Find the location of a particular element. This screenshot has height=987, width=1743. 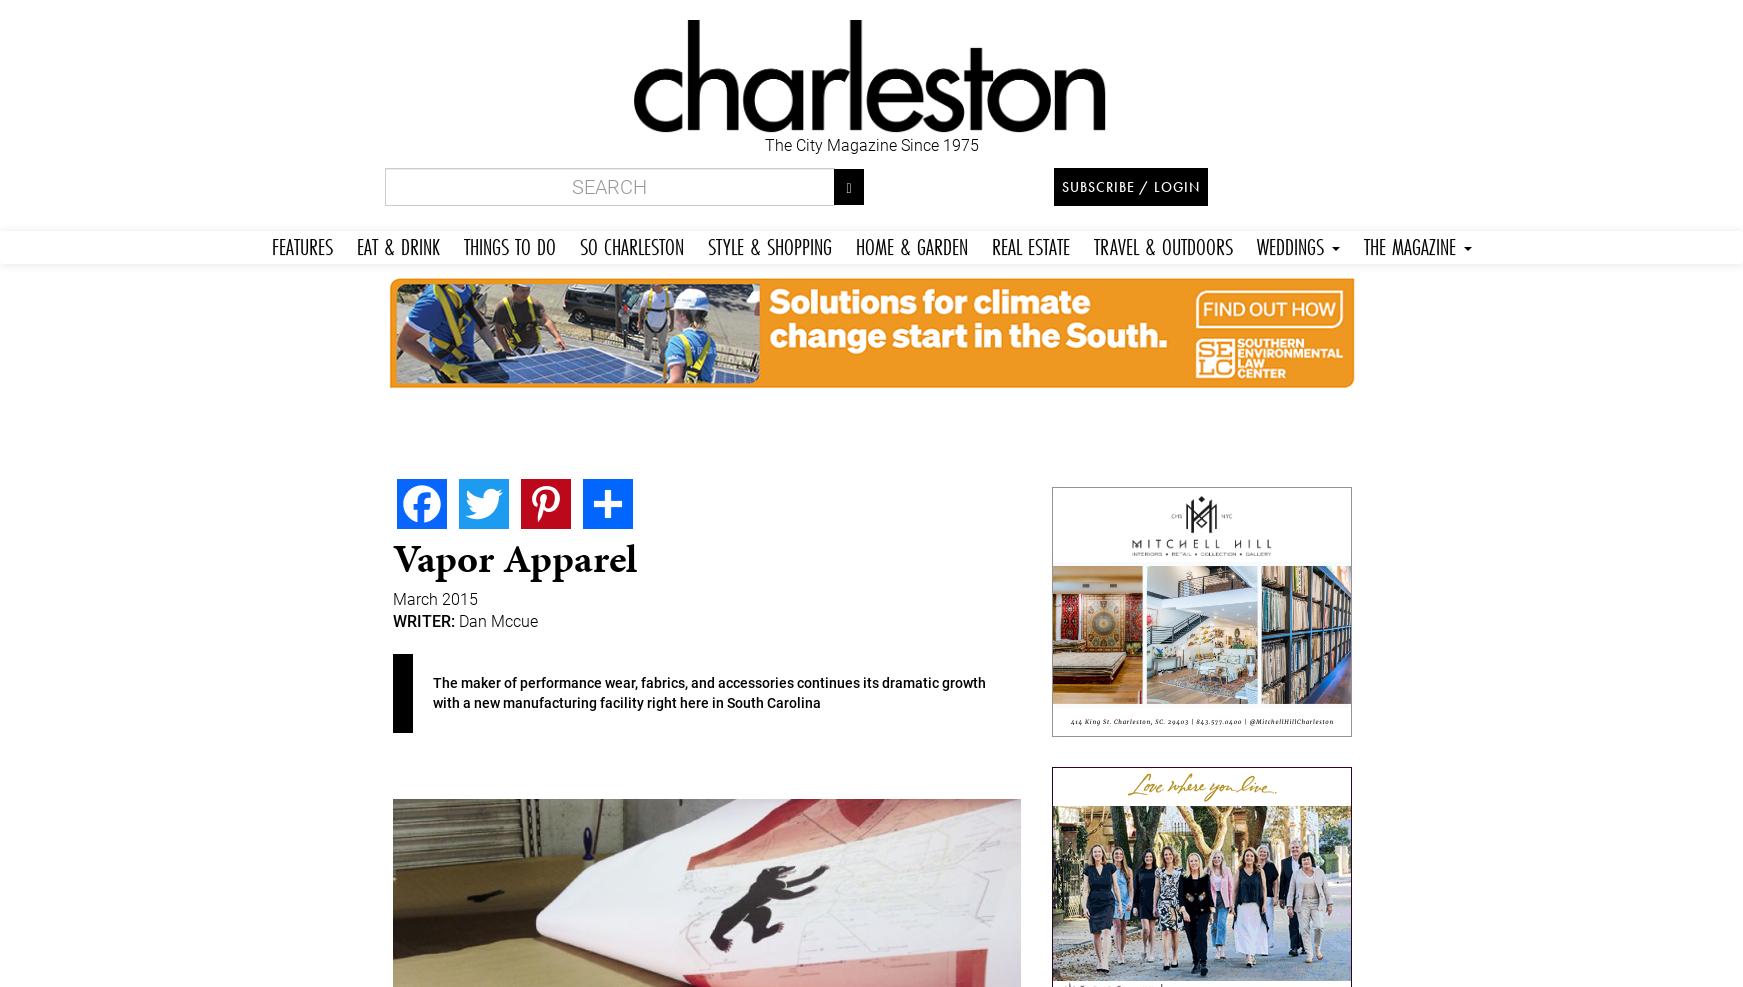

'REAL ESTATE' is located at coordinates (1028, 245).